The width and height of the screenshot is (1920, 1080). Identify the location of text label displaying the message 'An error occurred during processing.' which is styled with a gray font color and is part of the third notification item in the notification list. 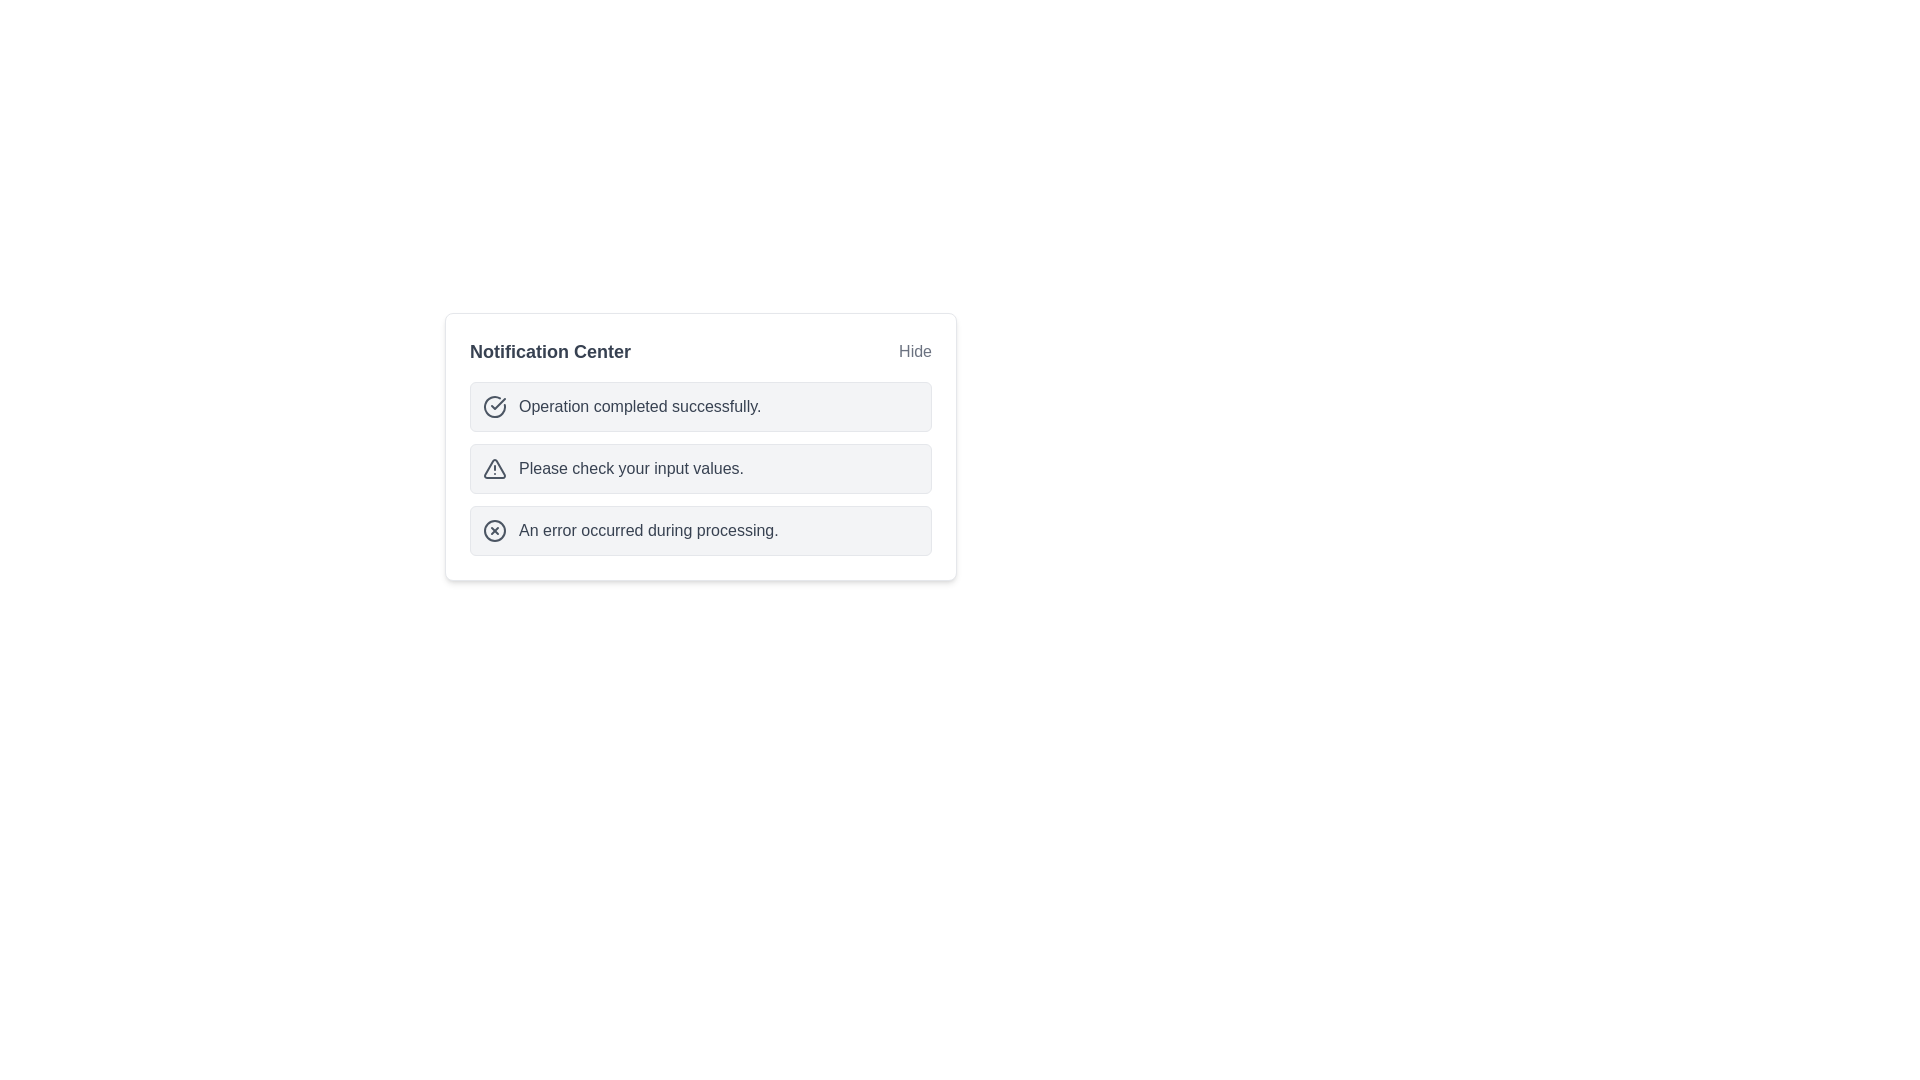
(648, 530).